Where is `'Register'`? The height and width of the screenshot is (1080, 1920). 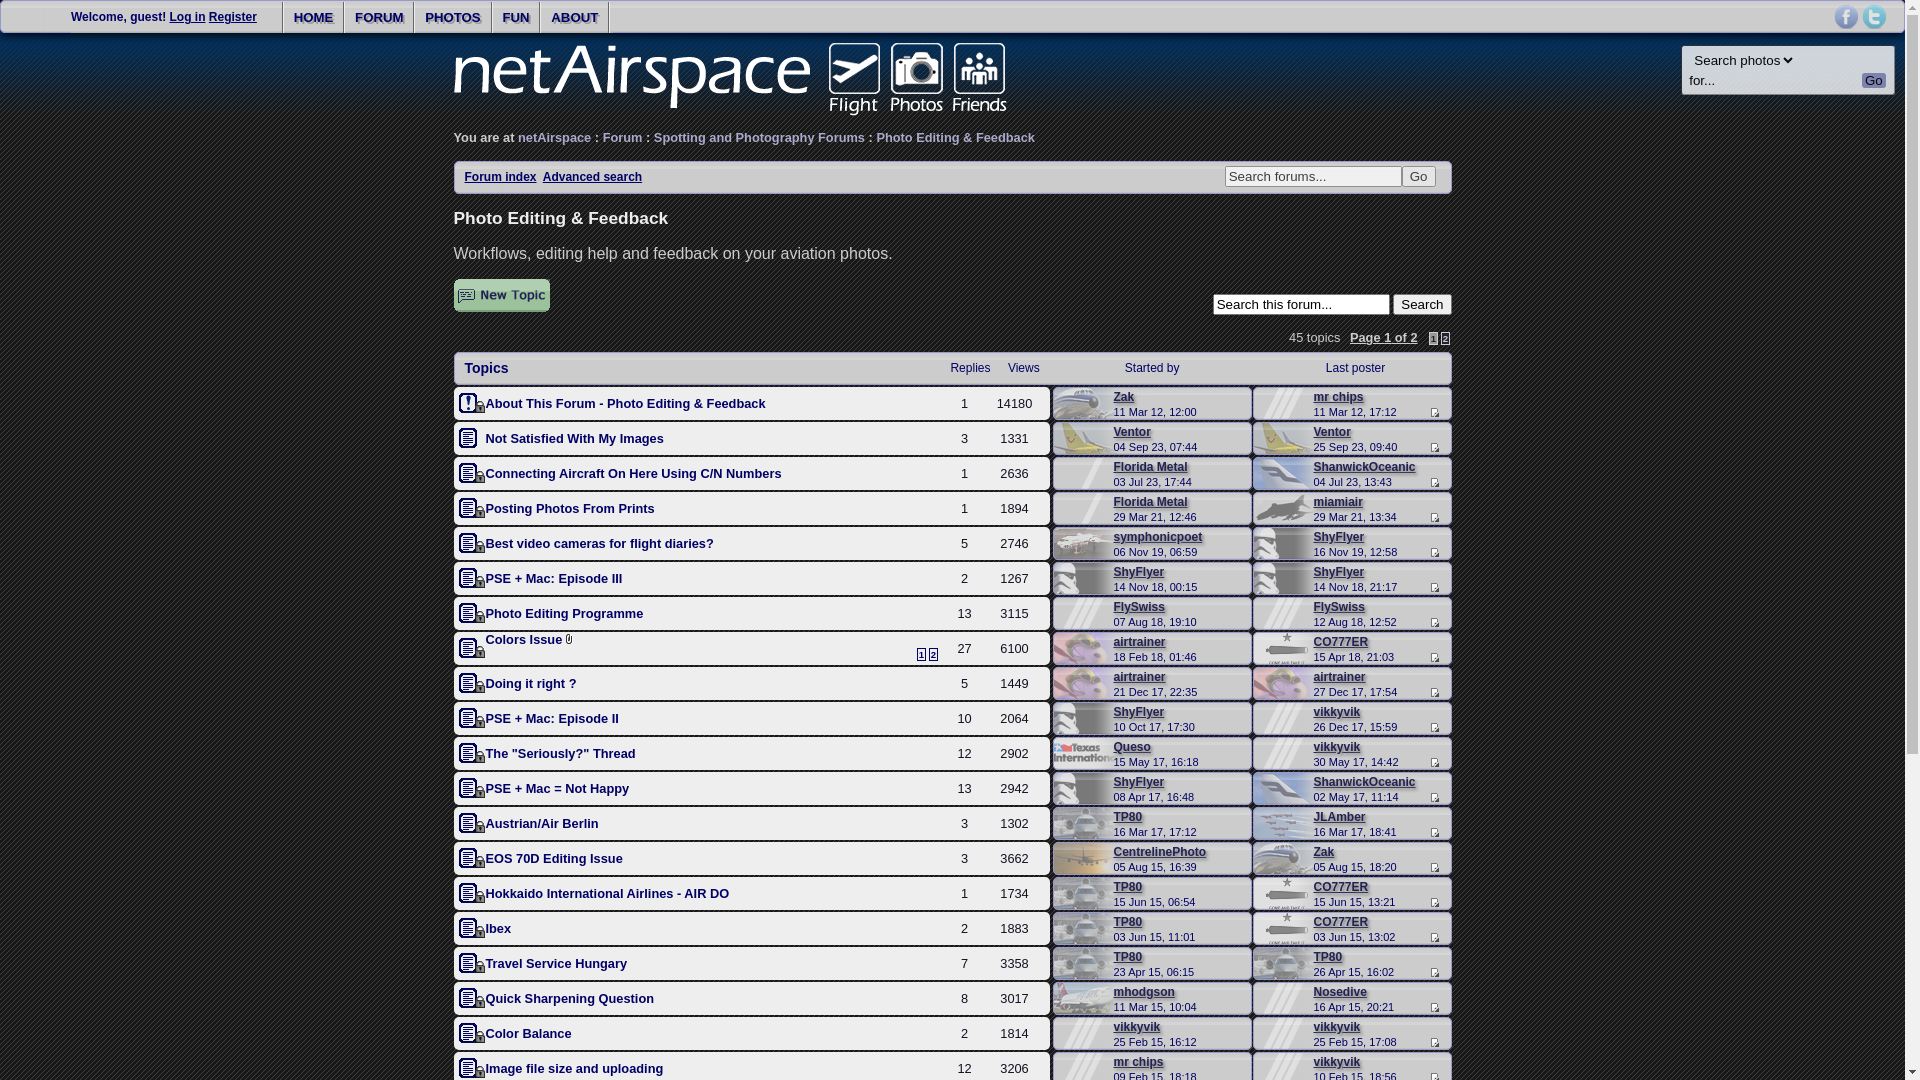
'Register' is located at coordinates (233, 16).